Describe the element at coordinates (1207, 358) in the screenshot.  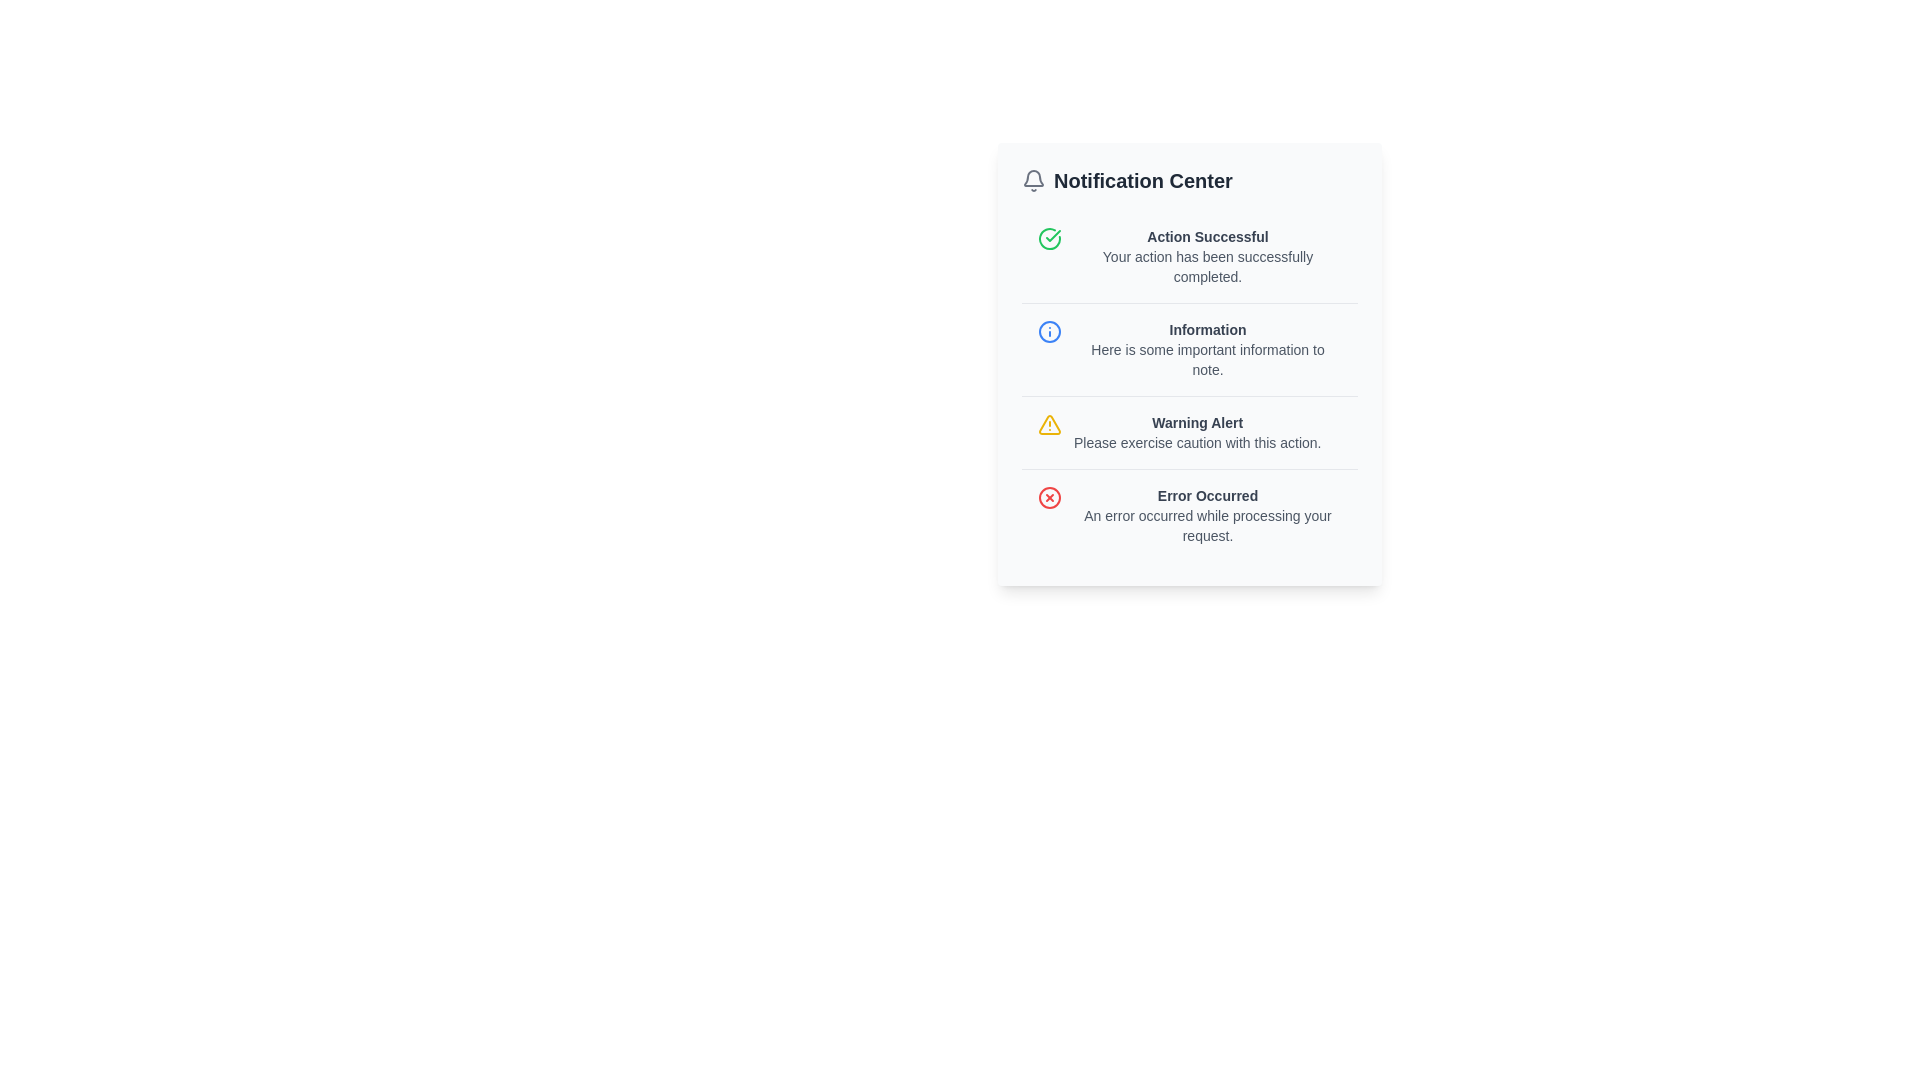
I see `the text element displaying 'Here is some important information to note.'` at that location.